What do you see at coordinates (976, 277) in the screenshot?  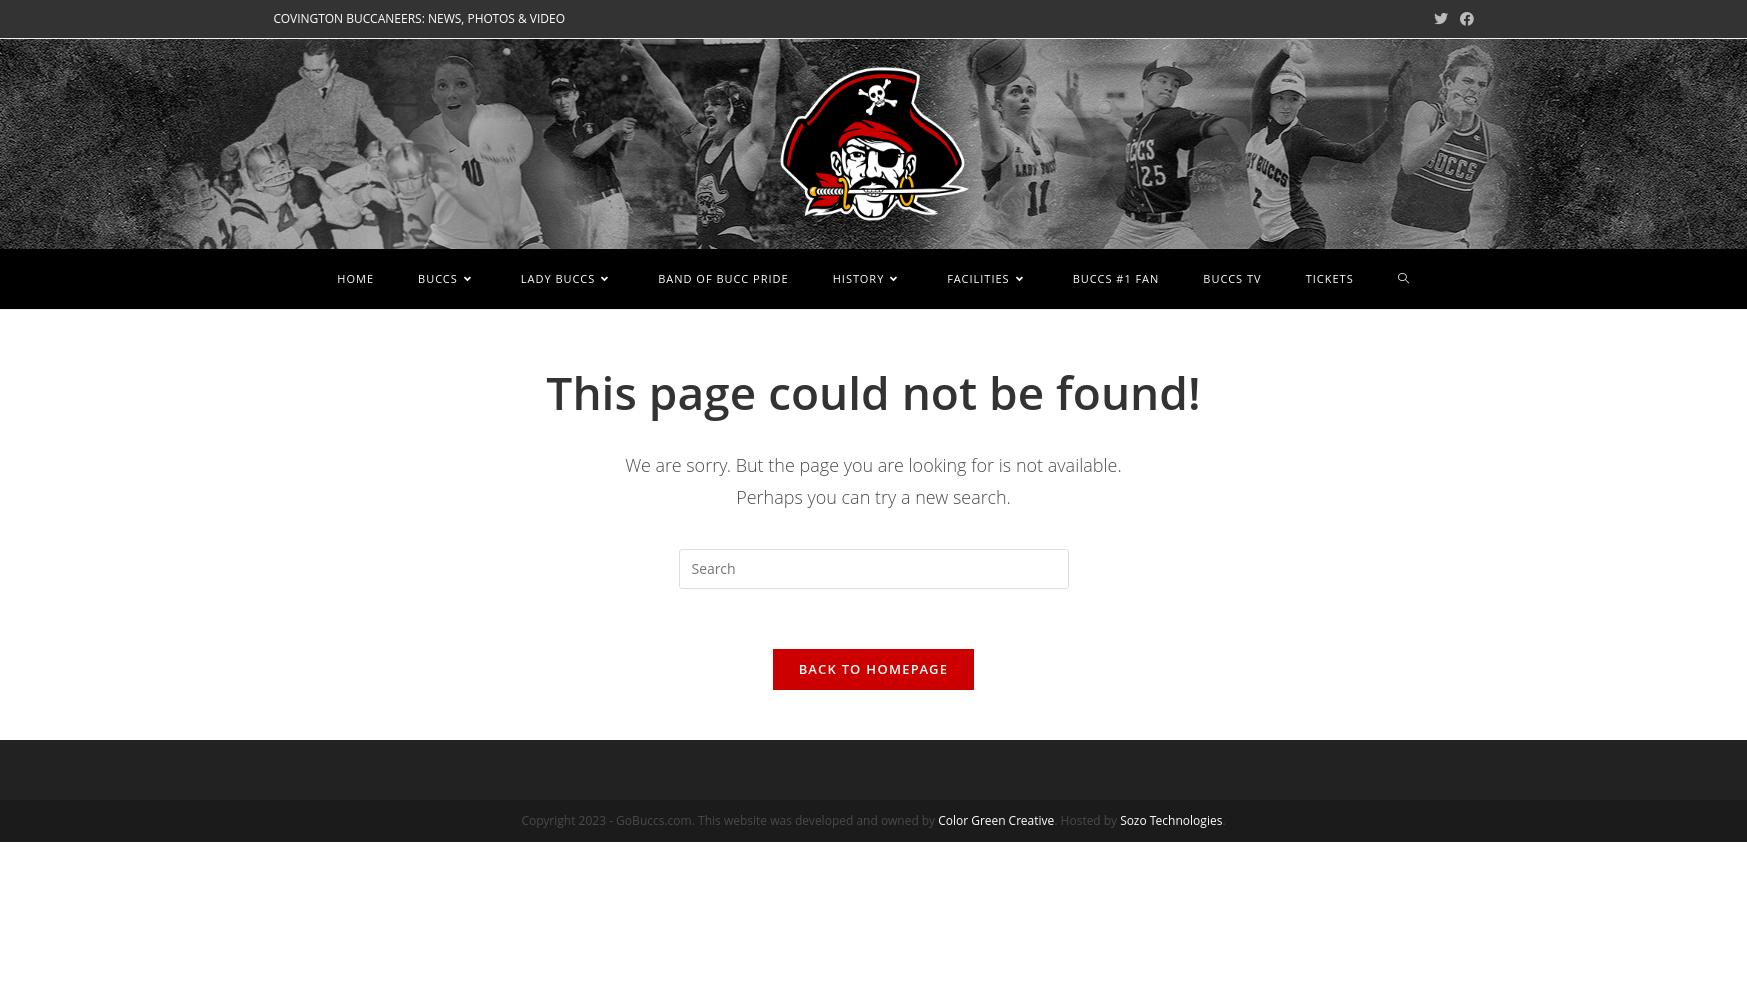 I see `'FACILITIES'` at bounding box center [976, 277].